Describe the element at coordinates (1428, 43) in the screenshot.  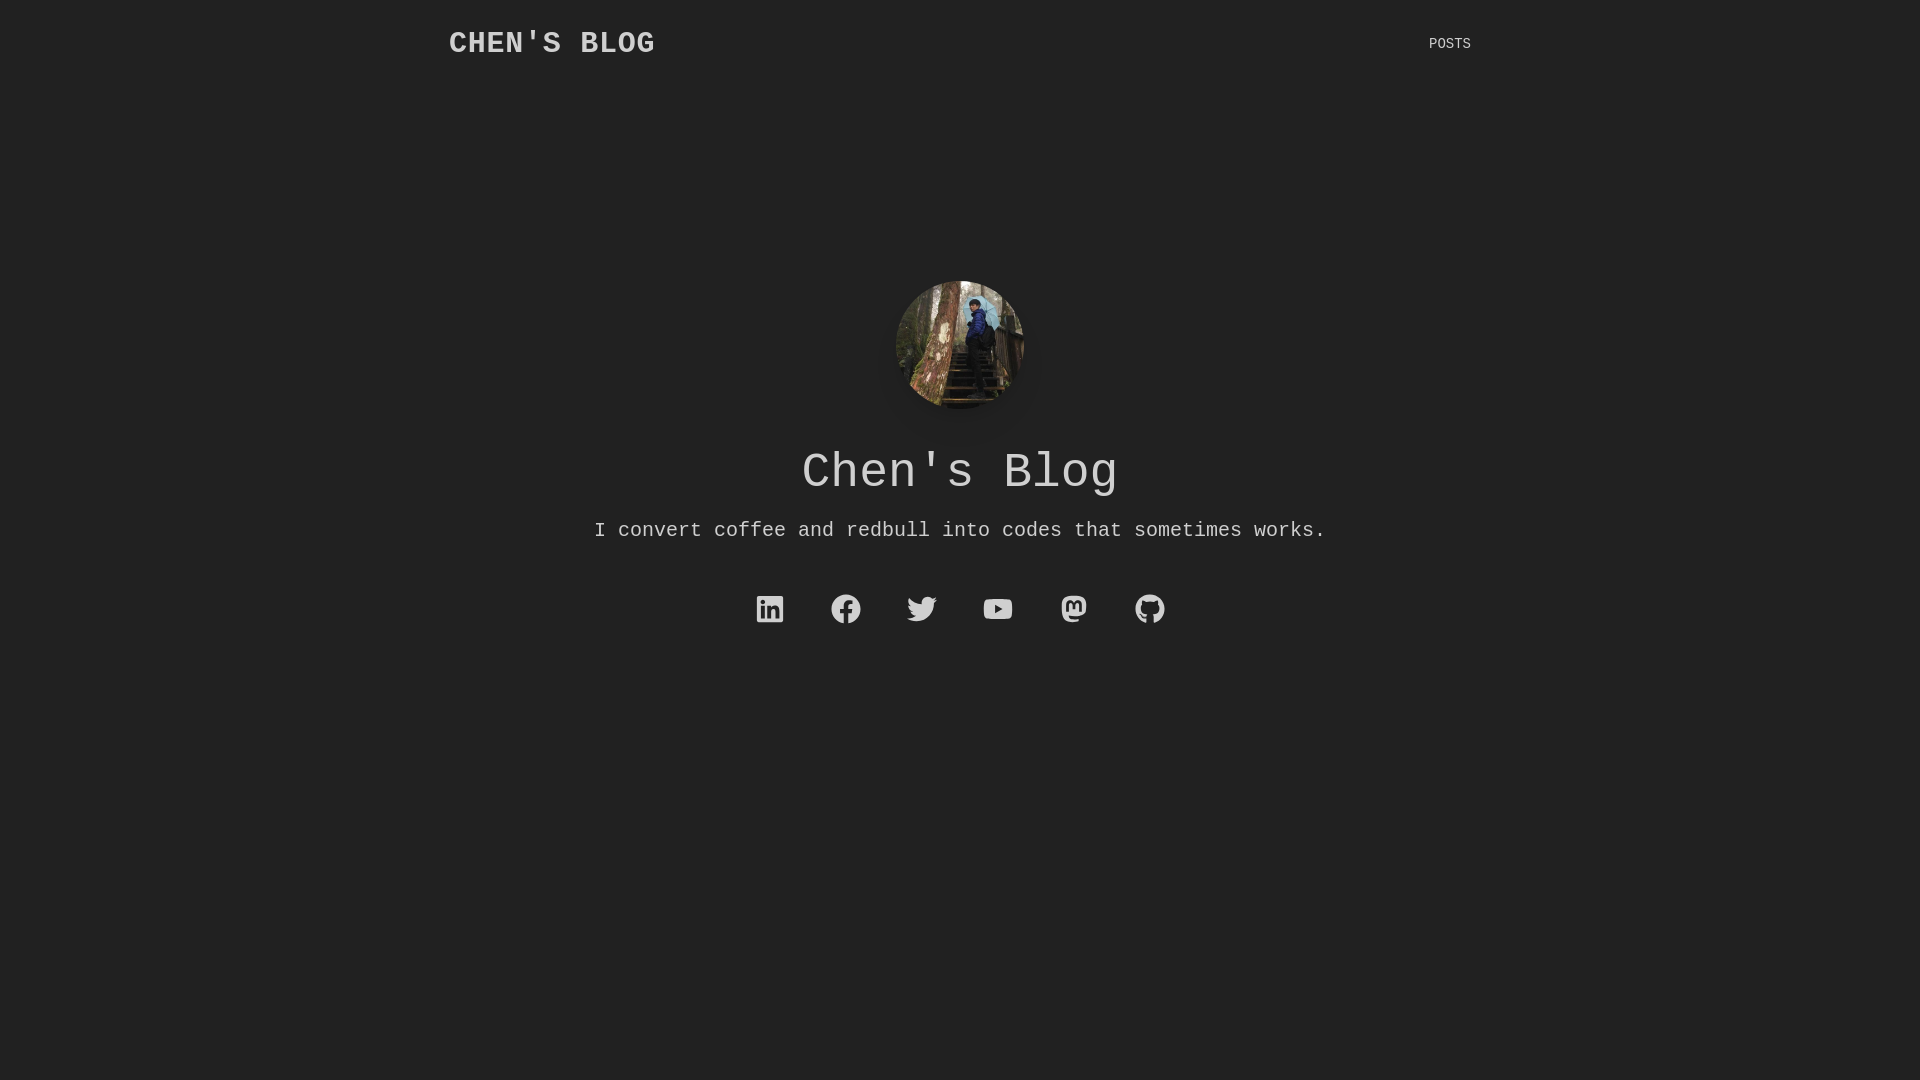
I see `'POSTS'` at that location.